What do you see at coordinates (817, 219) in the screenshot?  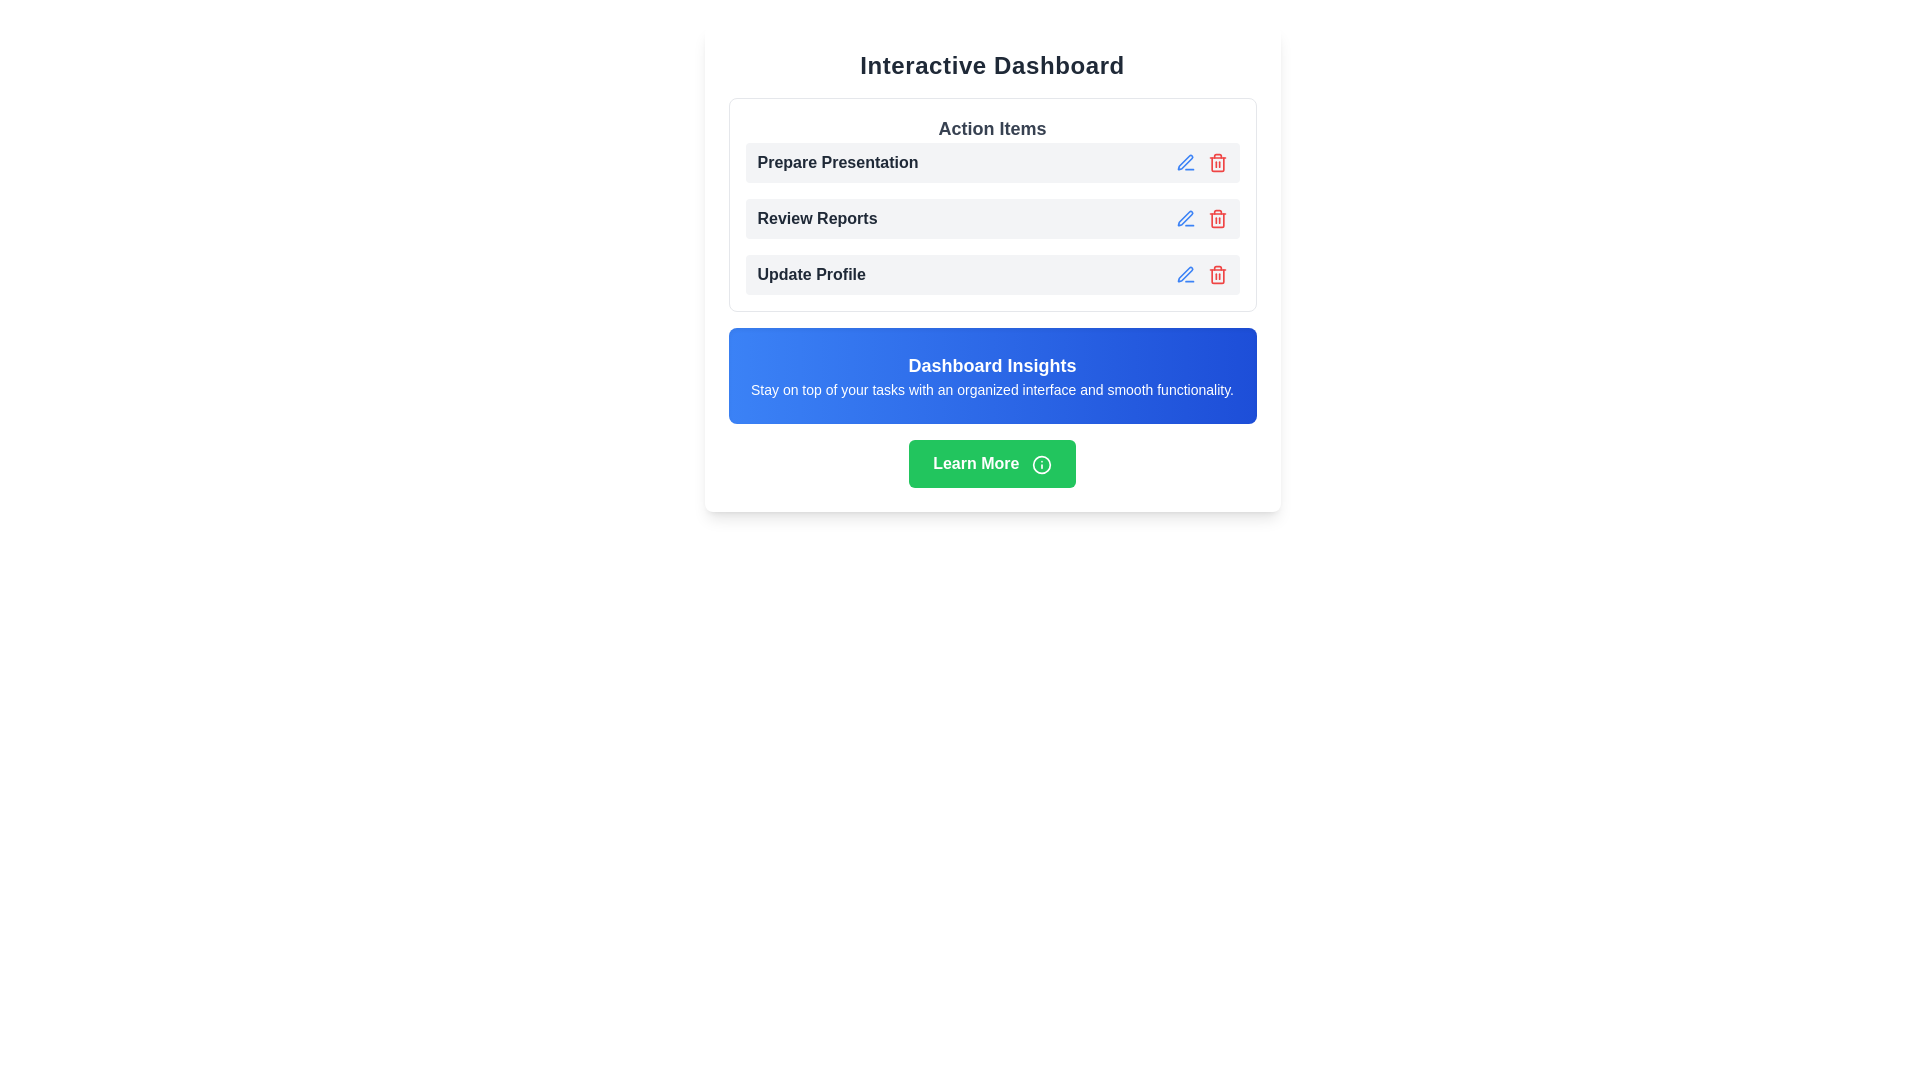 I see `the 'Review Reports' text label, which is bold, dark-gray, and styled in a sans-serif font, located in the 'Action Items' section between 'Prepare Presentation' and 'Update Profile'` at bounding box center [817, 219].